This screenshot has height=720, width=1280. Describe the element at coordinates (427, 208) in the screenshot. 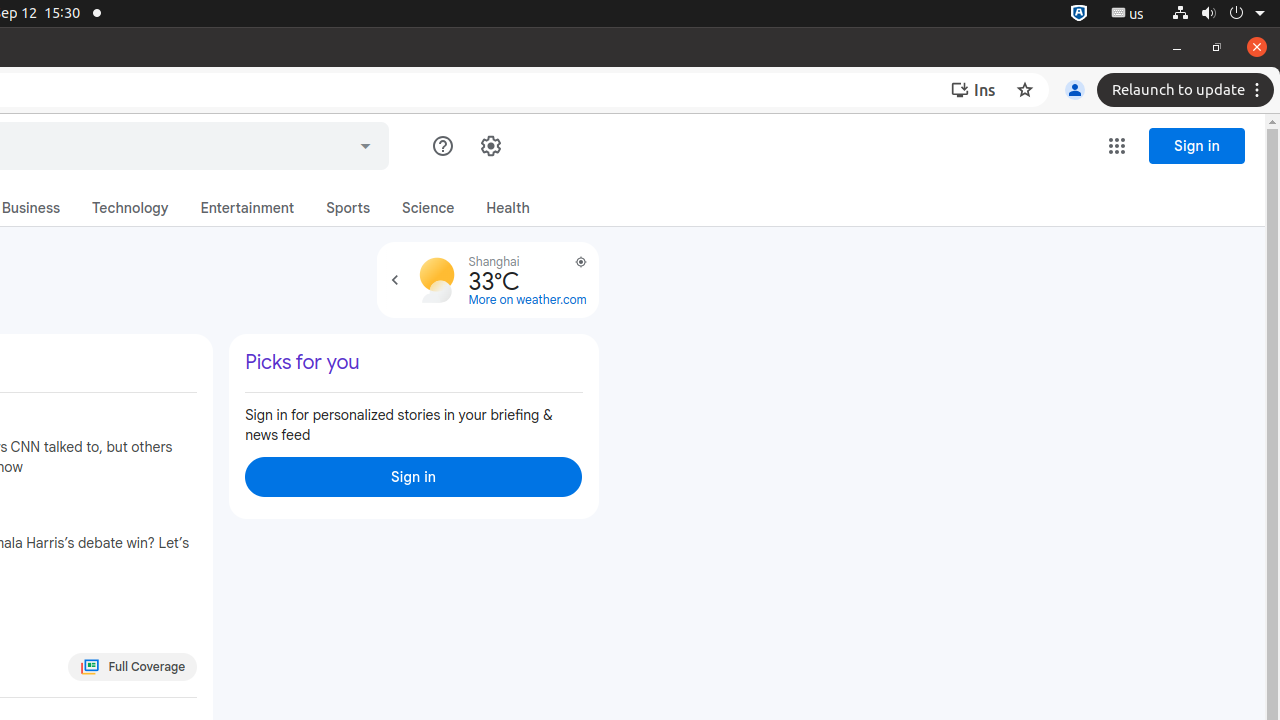

I see `'Science'` at that location.